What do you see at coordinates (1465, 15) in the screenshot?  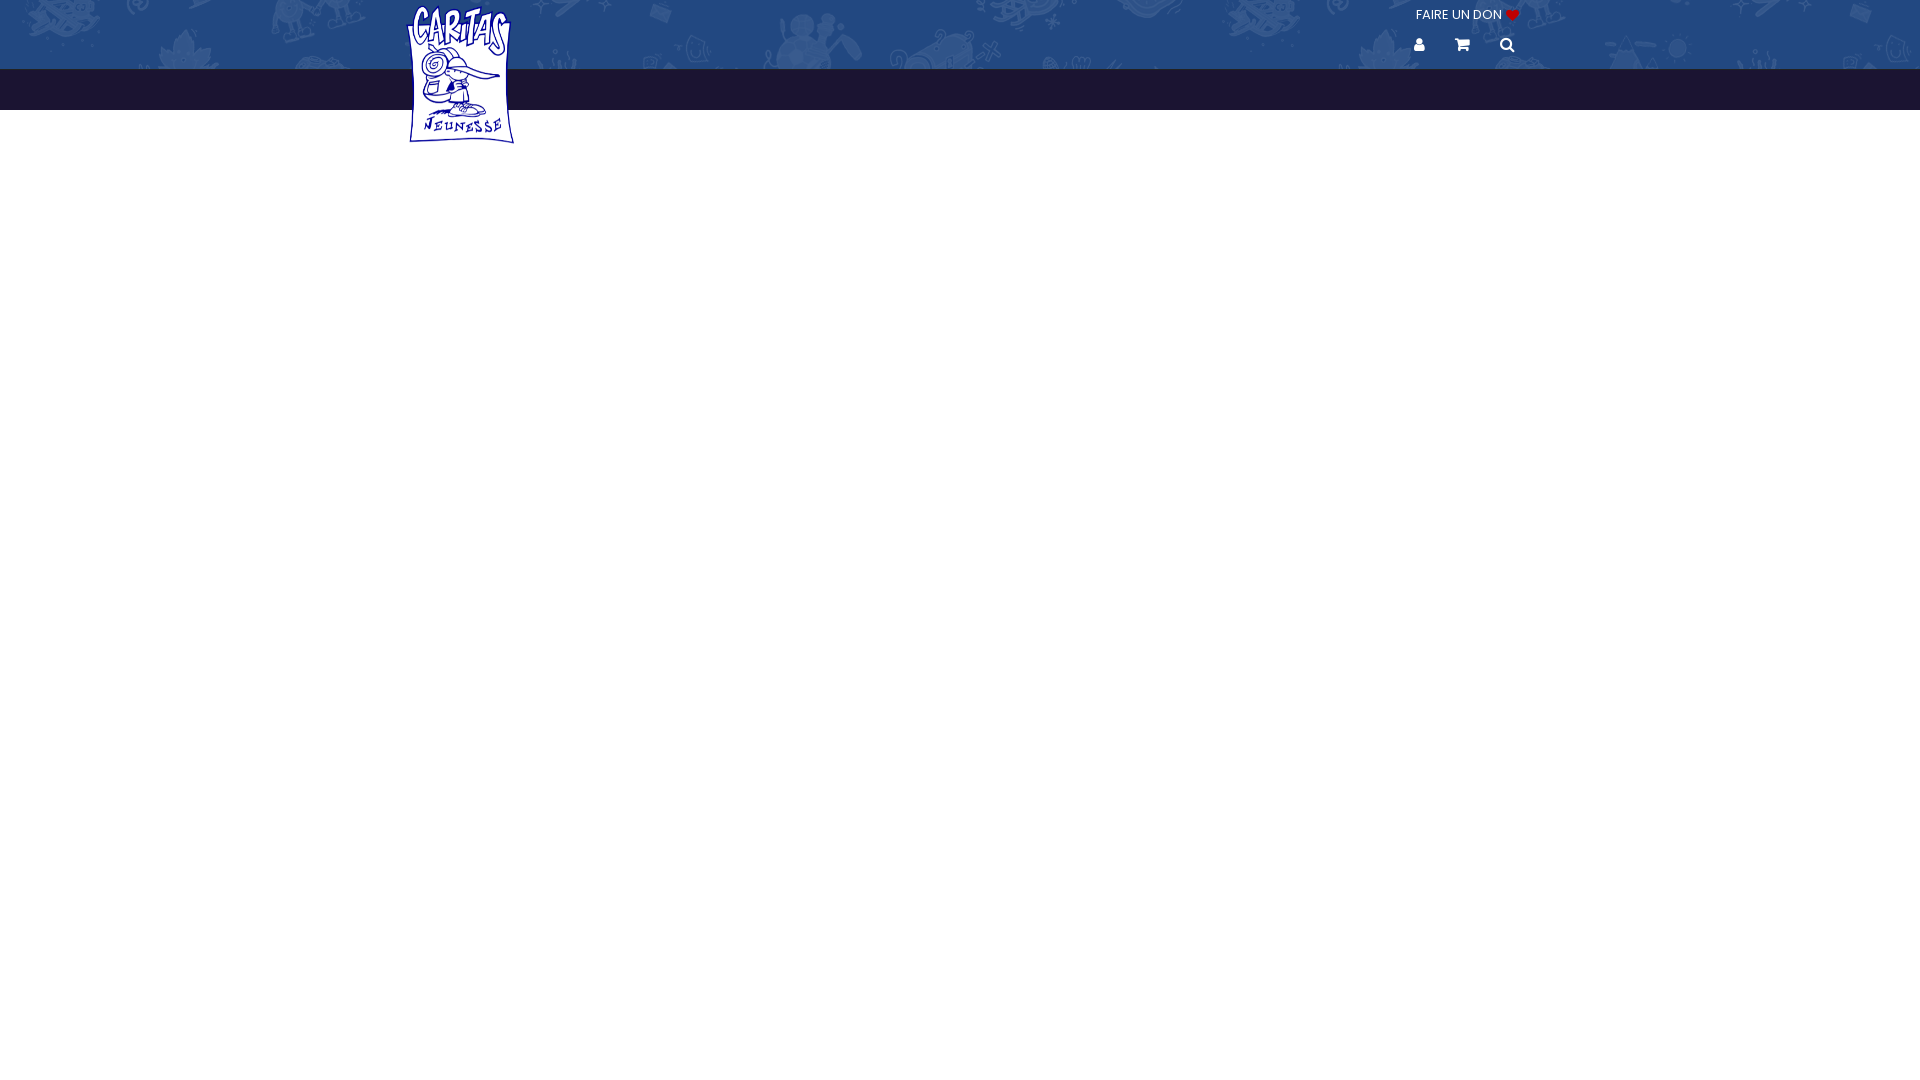 I see `'FAIRE UN DON'` at bounding box center [1465, 15].